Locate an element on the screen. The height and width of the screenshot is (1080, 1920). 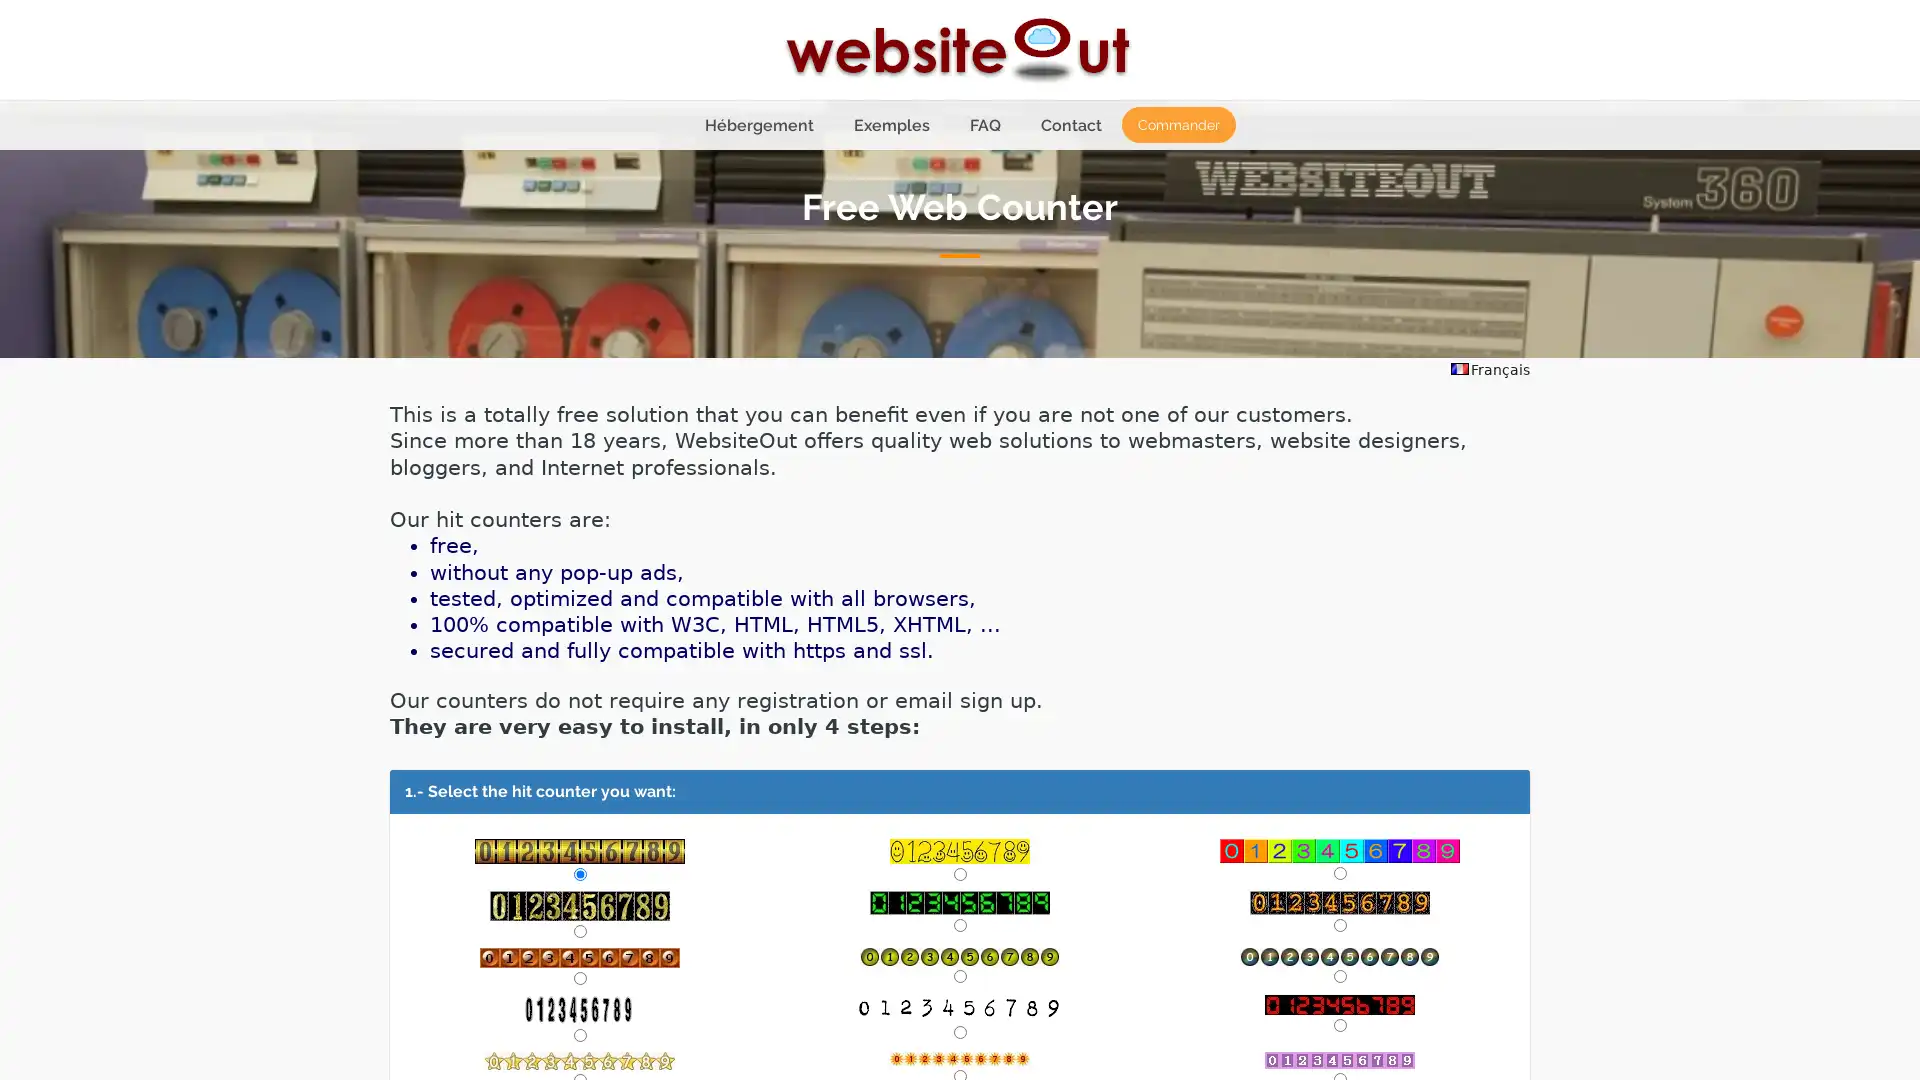
Commander is located at coordinates (1177, 124).